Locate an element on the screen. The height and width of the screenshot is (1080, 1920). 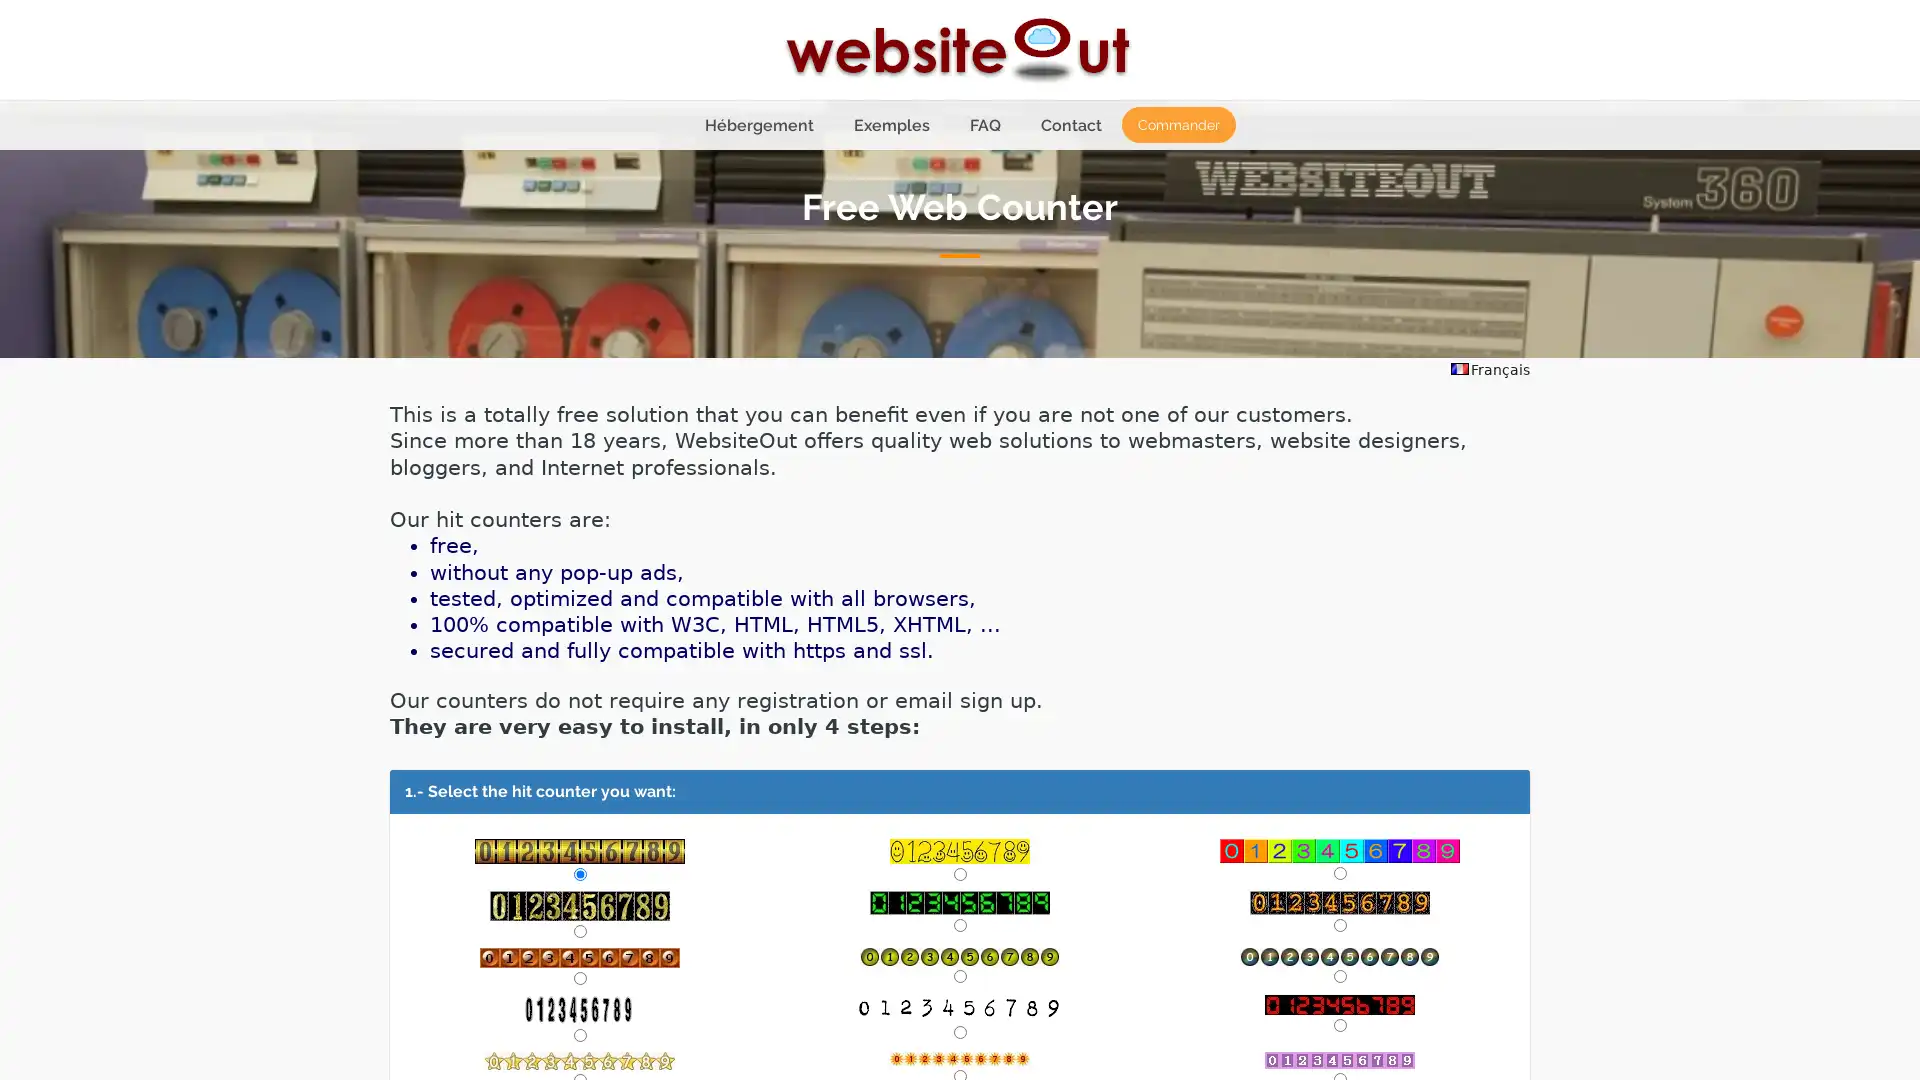
Commander is located at coordinates (1177, 124).